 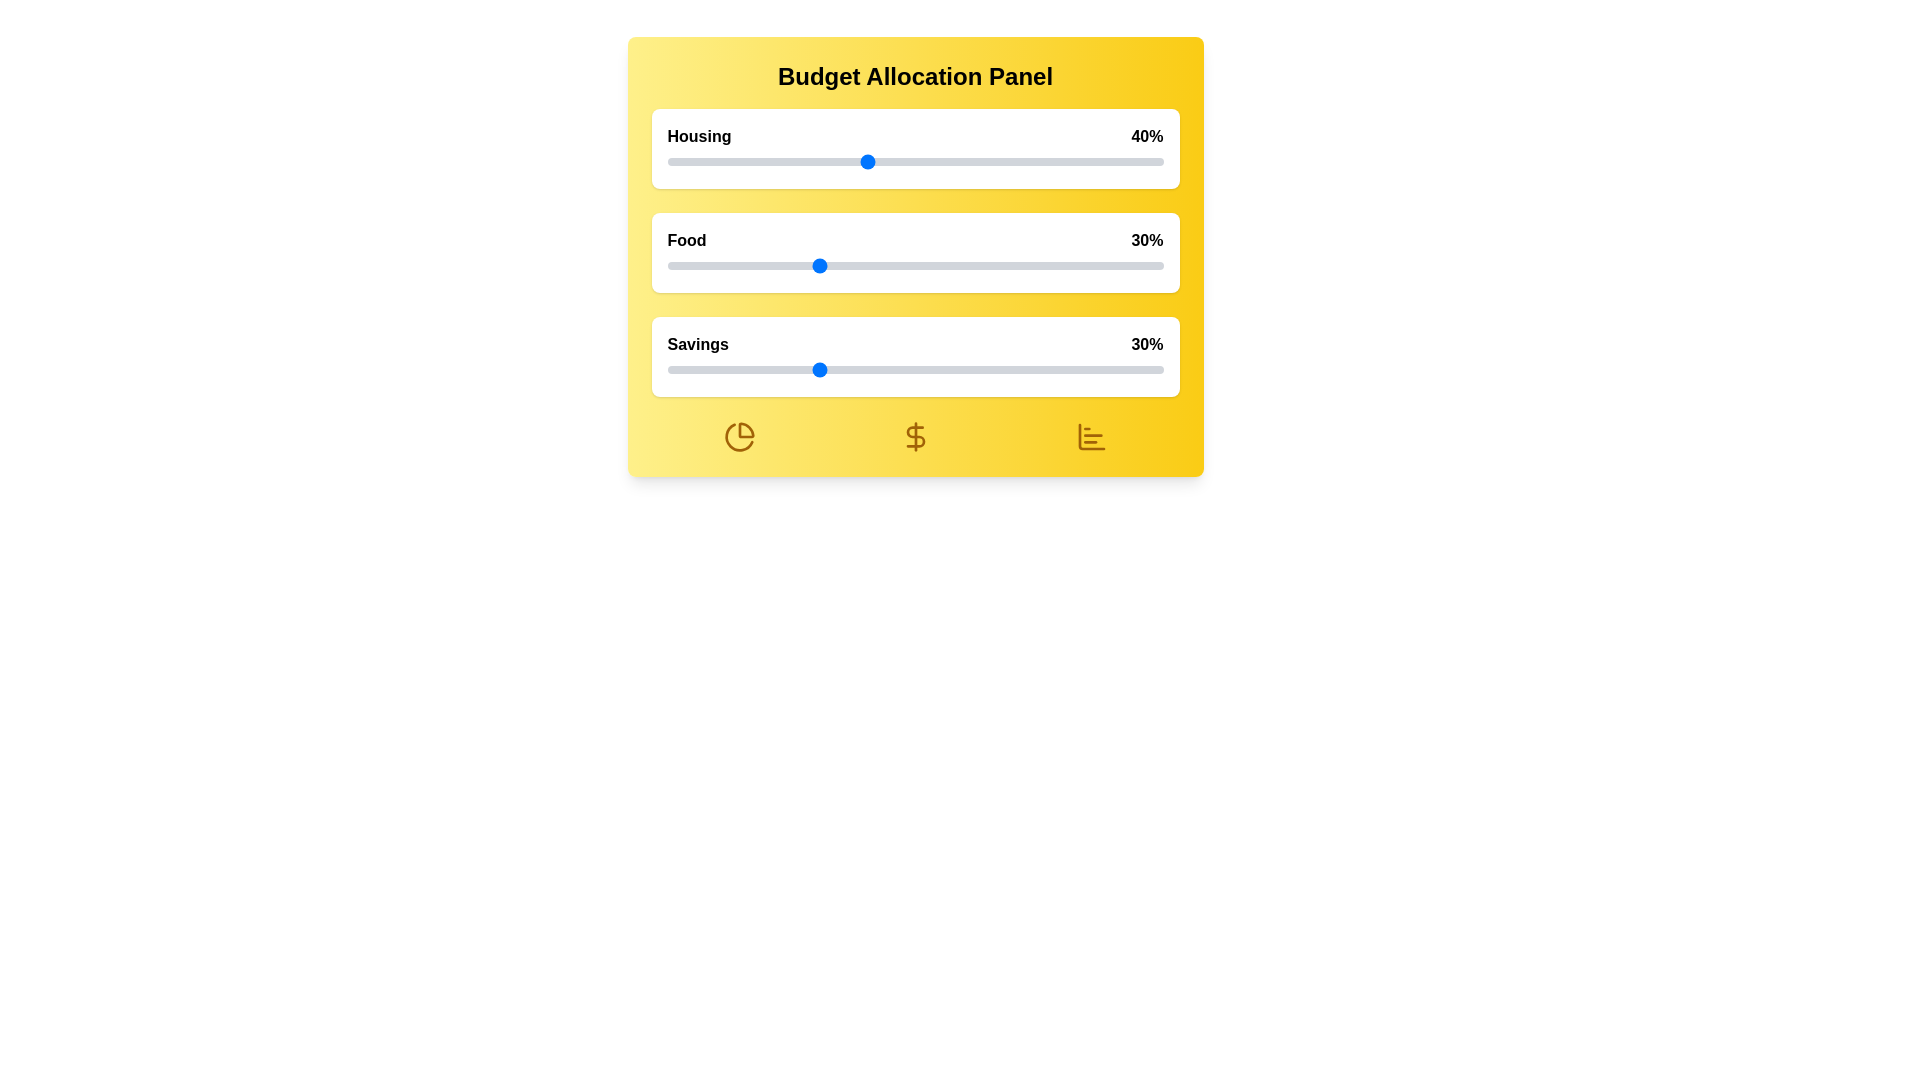 What do you see at coordinates (979, 370) in the screenshot?
I see `the savings percentage` at bounding box center [979, 370].